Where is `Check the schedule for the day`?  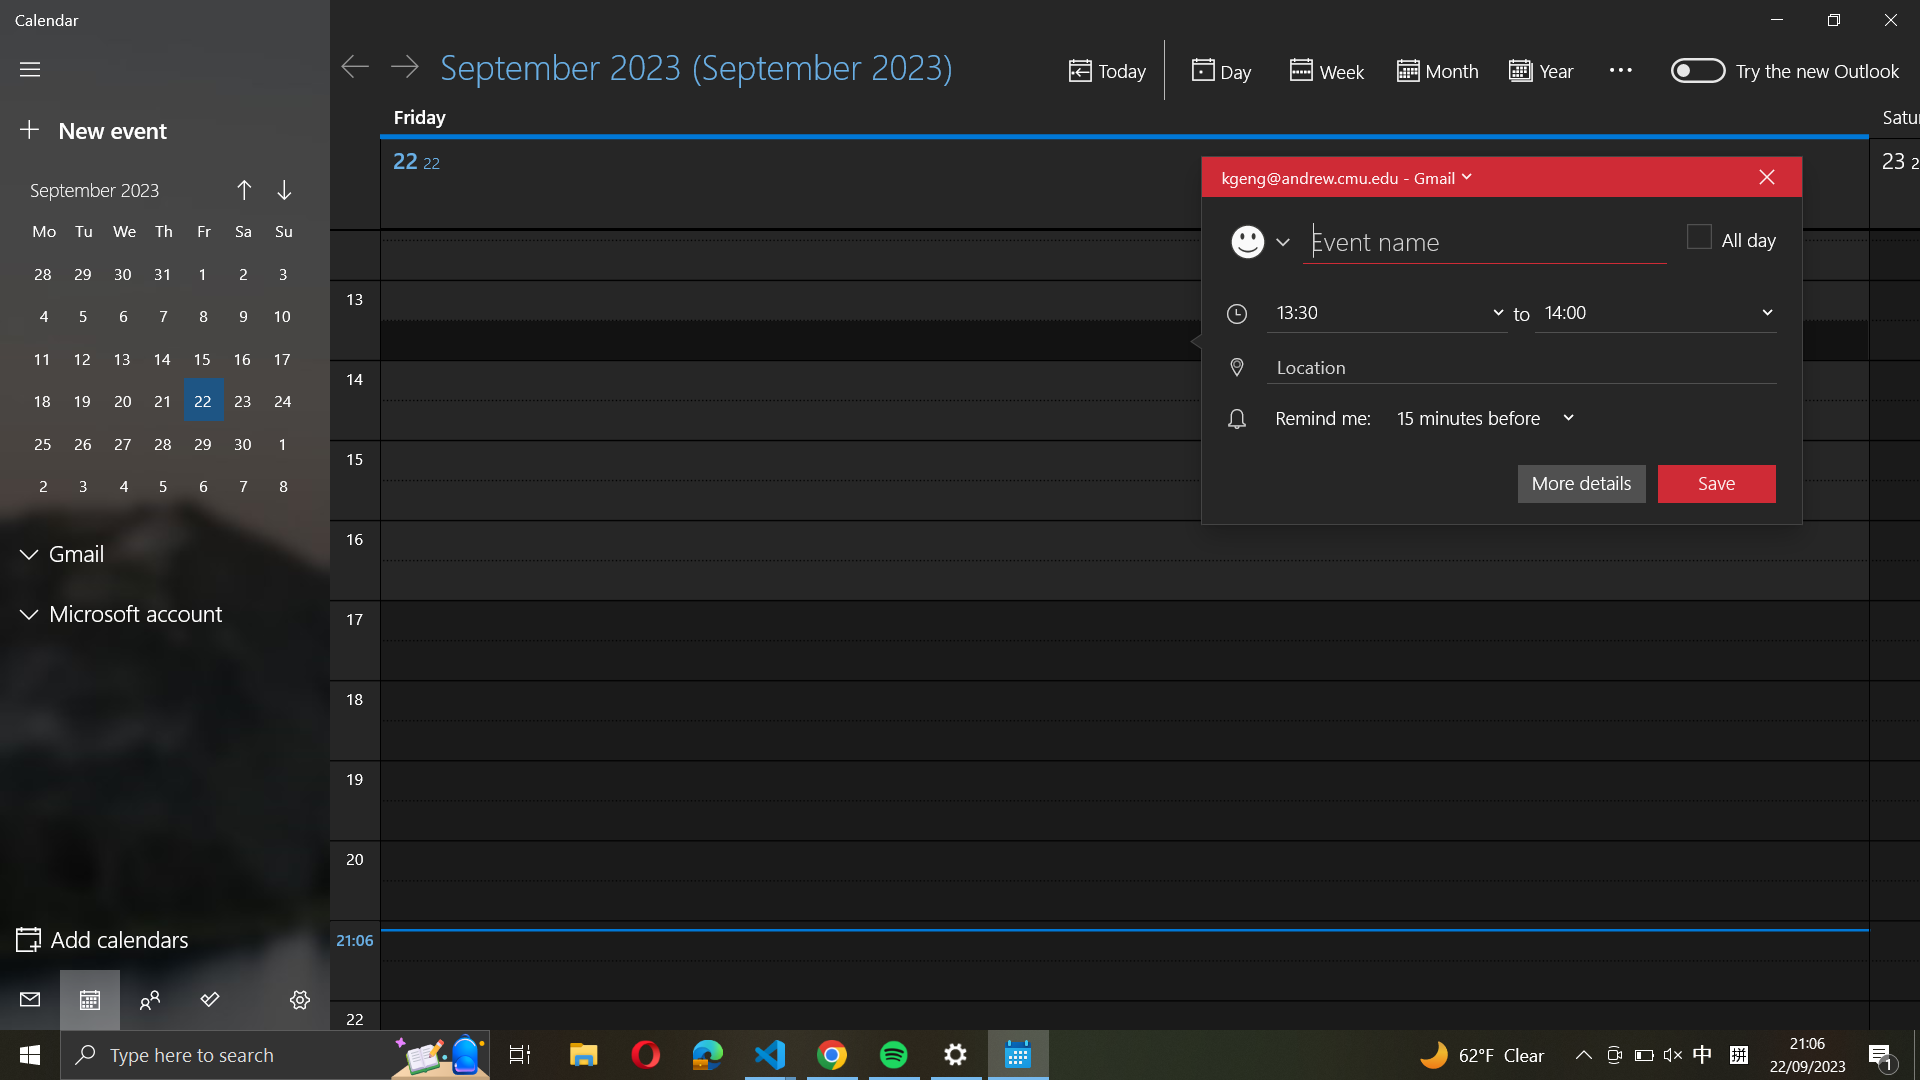 Check the schedule for the day is located at coordinates (1220, 69).